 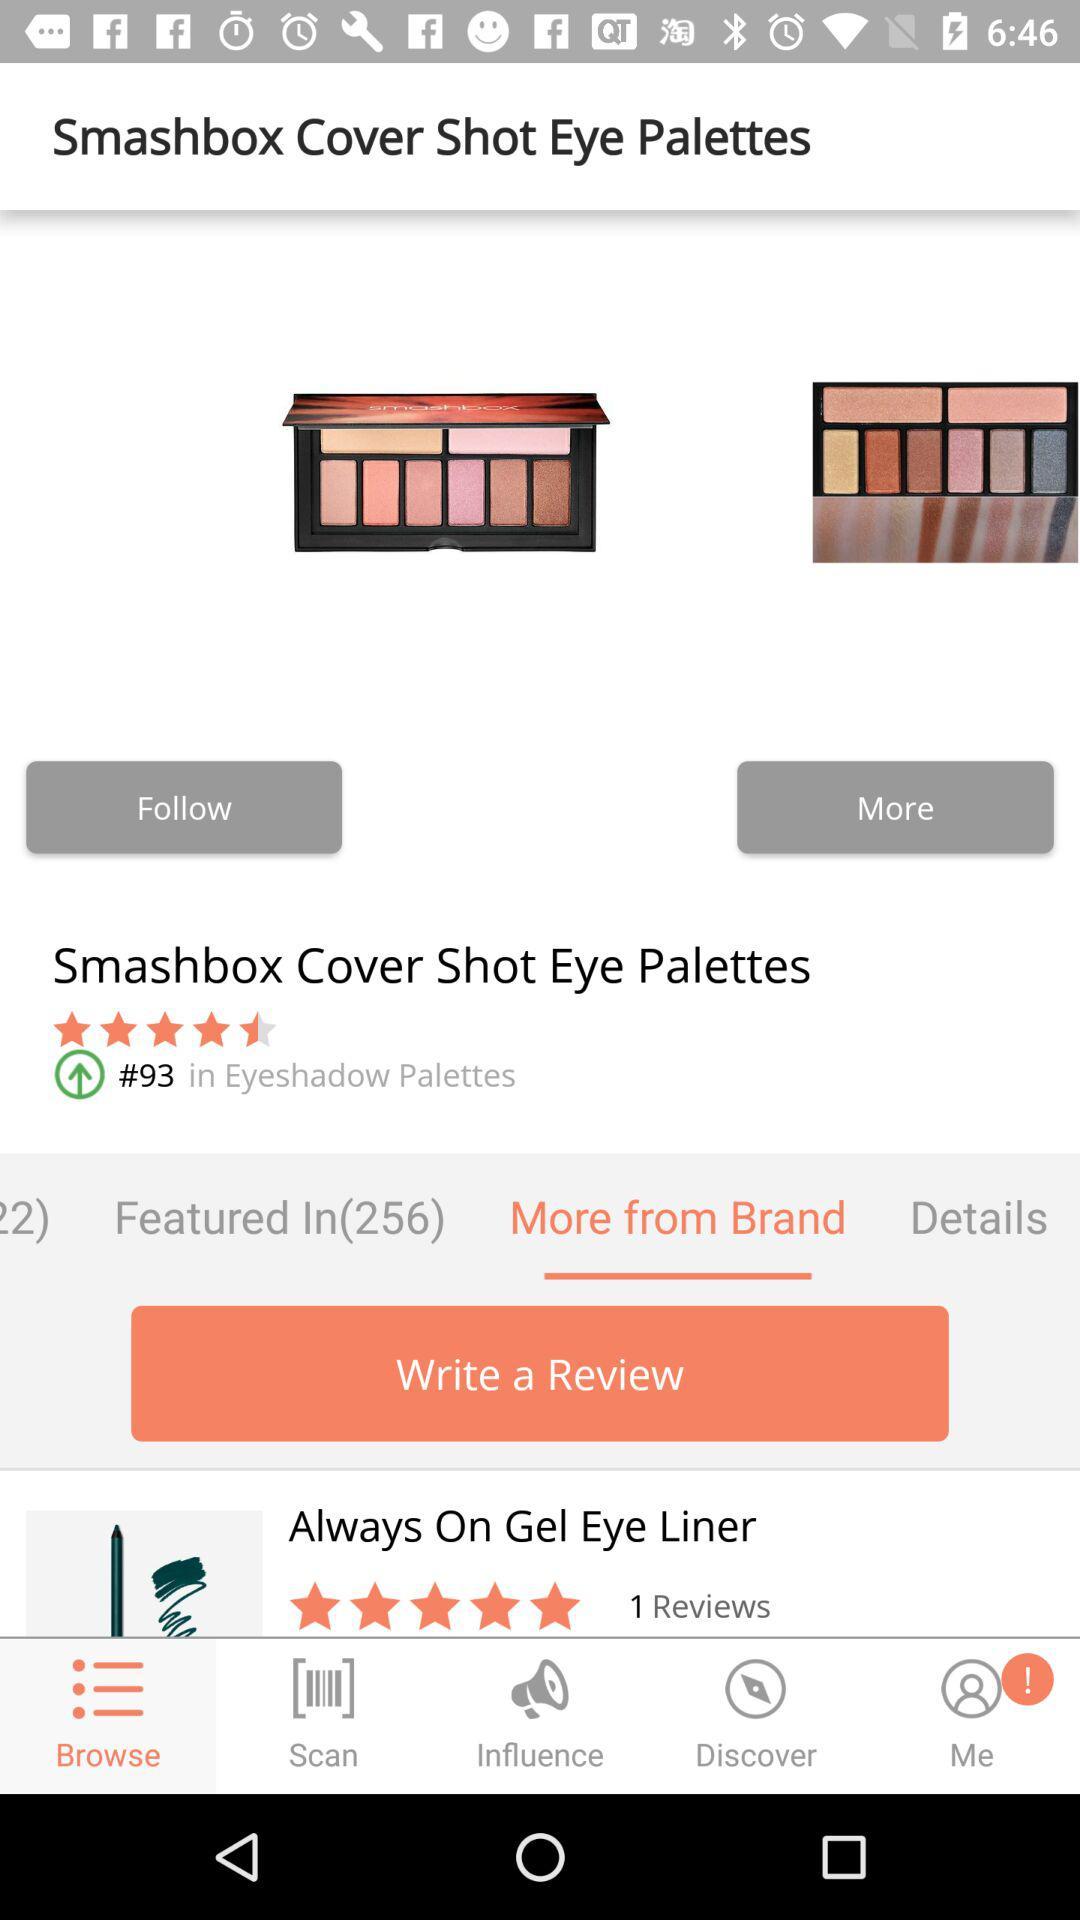 What do you see at coordinates (677, 1215) in the screenshot?
I see `item to the right of the featured in(256) icon` at bounding box center [677, 1215].